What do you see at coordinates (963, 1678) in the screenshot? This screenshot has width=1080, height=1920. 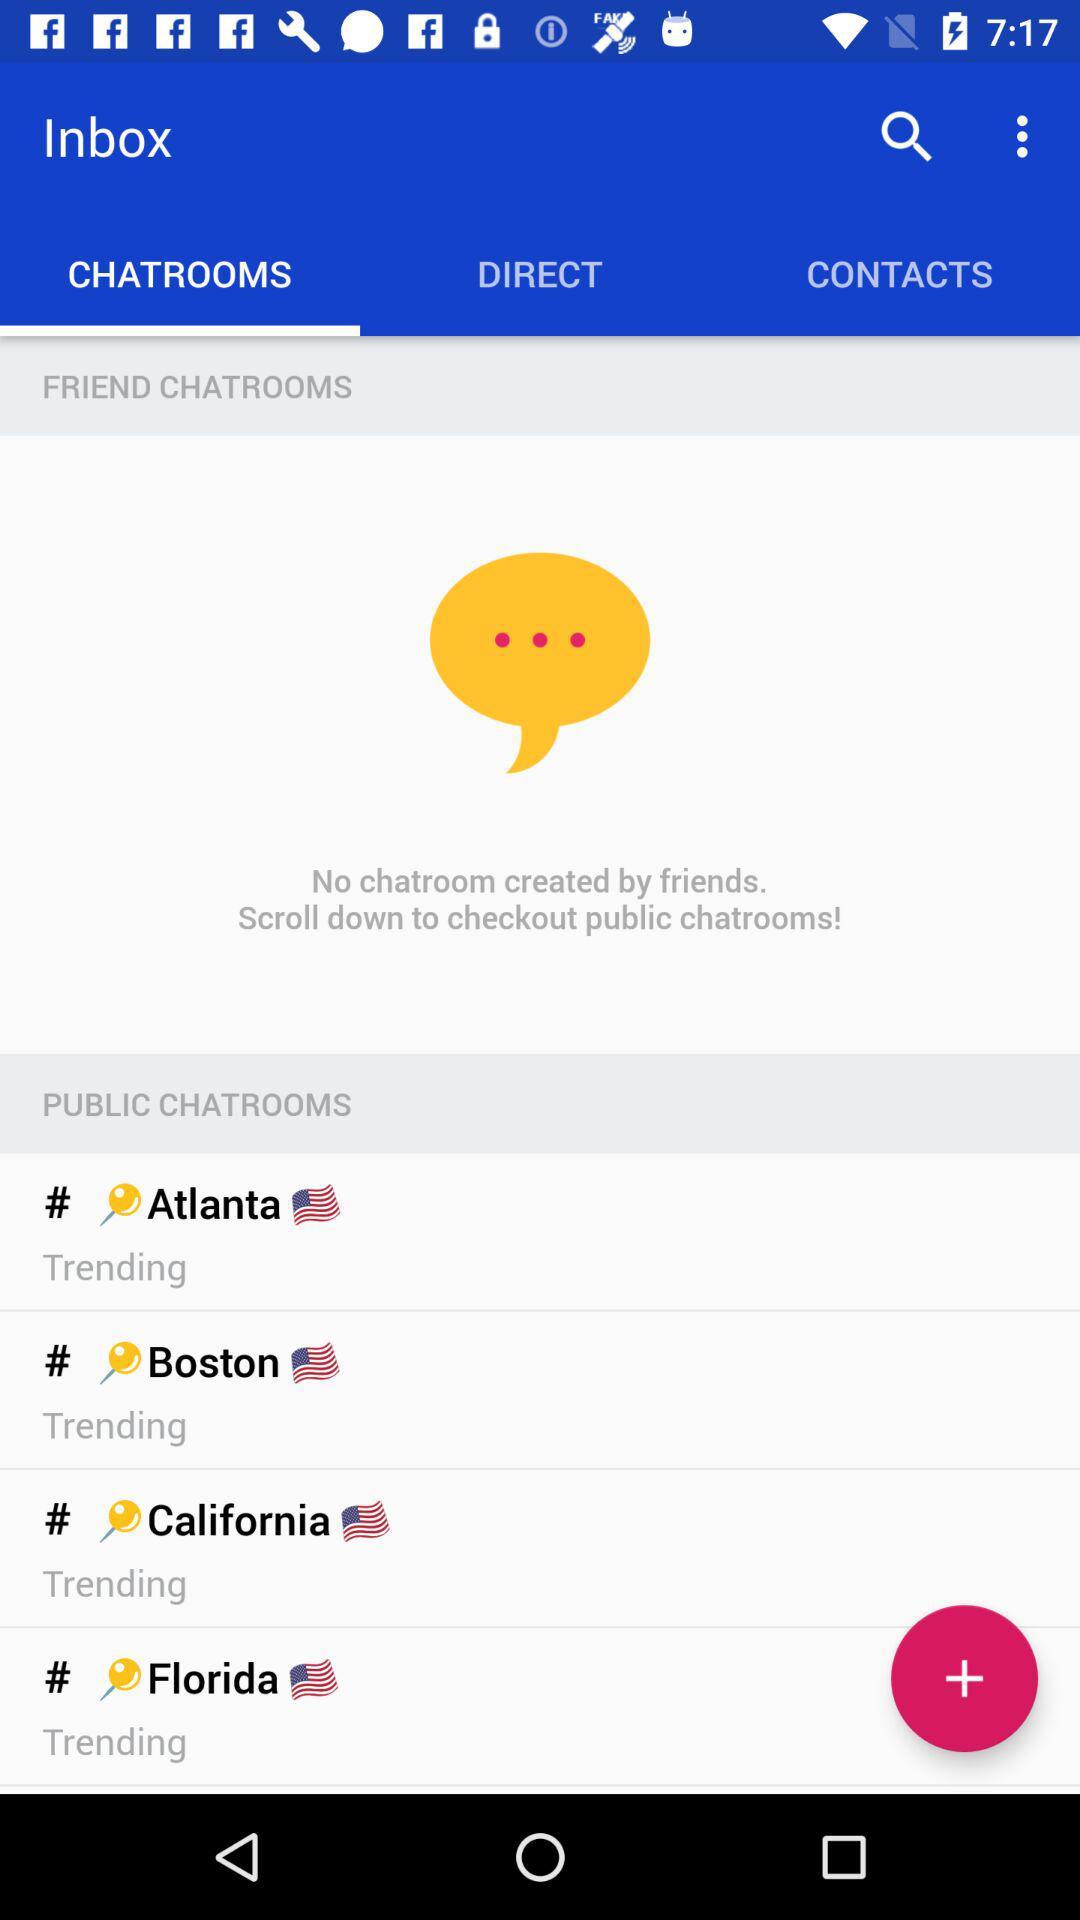 I see `the item at the bottom right corner` at bounding box center [963, 1678].